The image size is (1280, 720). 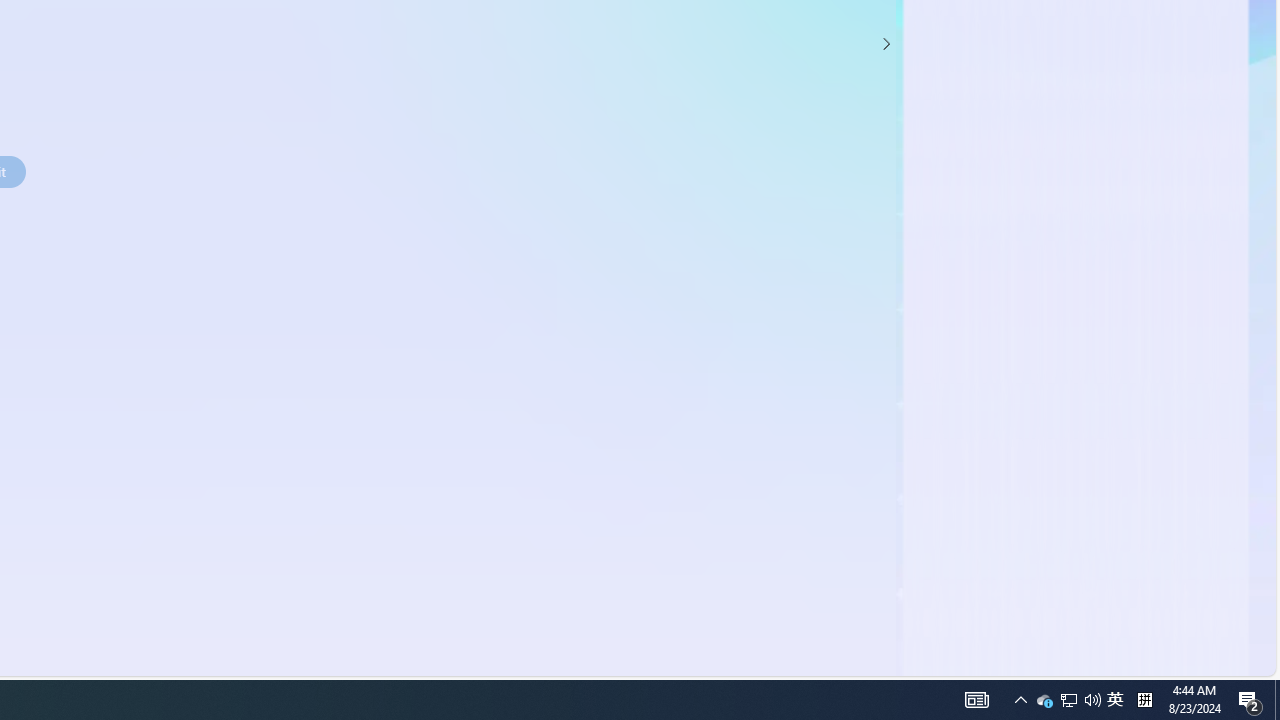 I want to click on 'Class: control', so click(x=884, y=43).